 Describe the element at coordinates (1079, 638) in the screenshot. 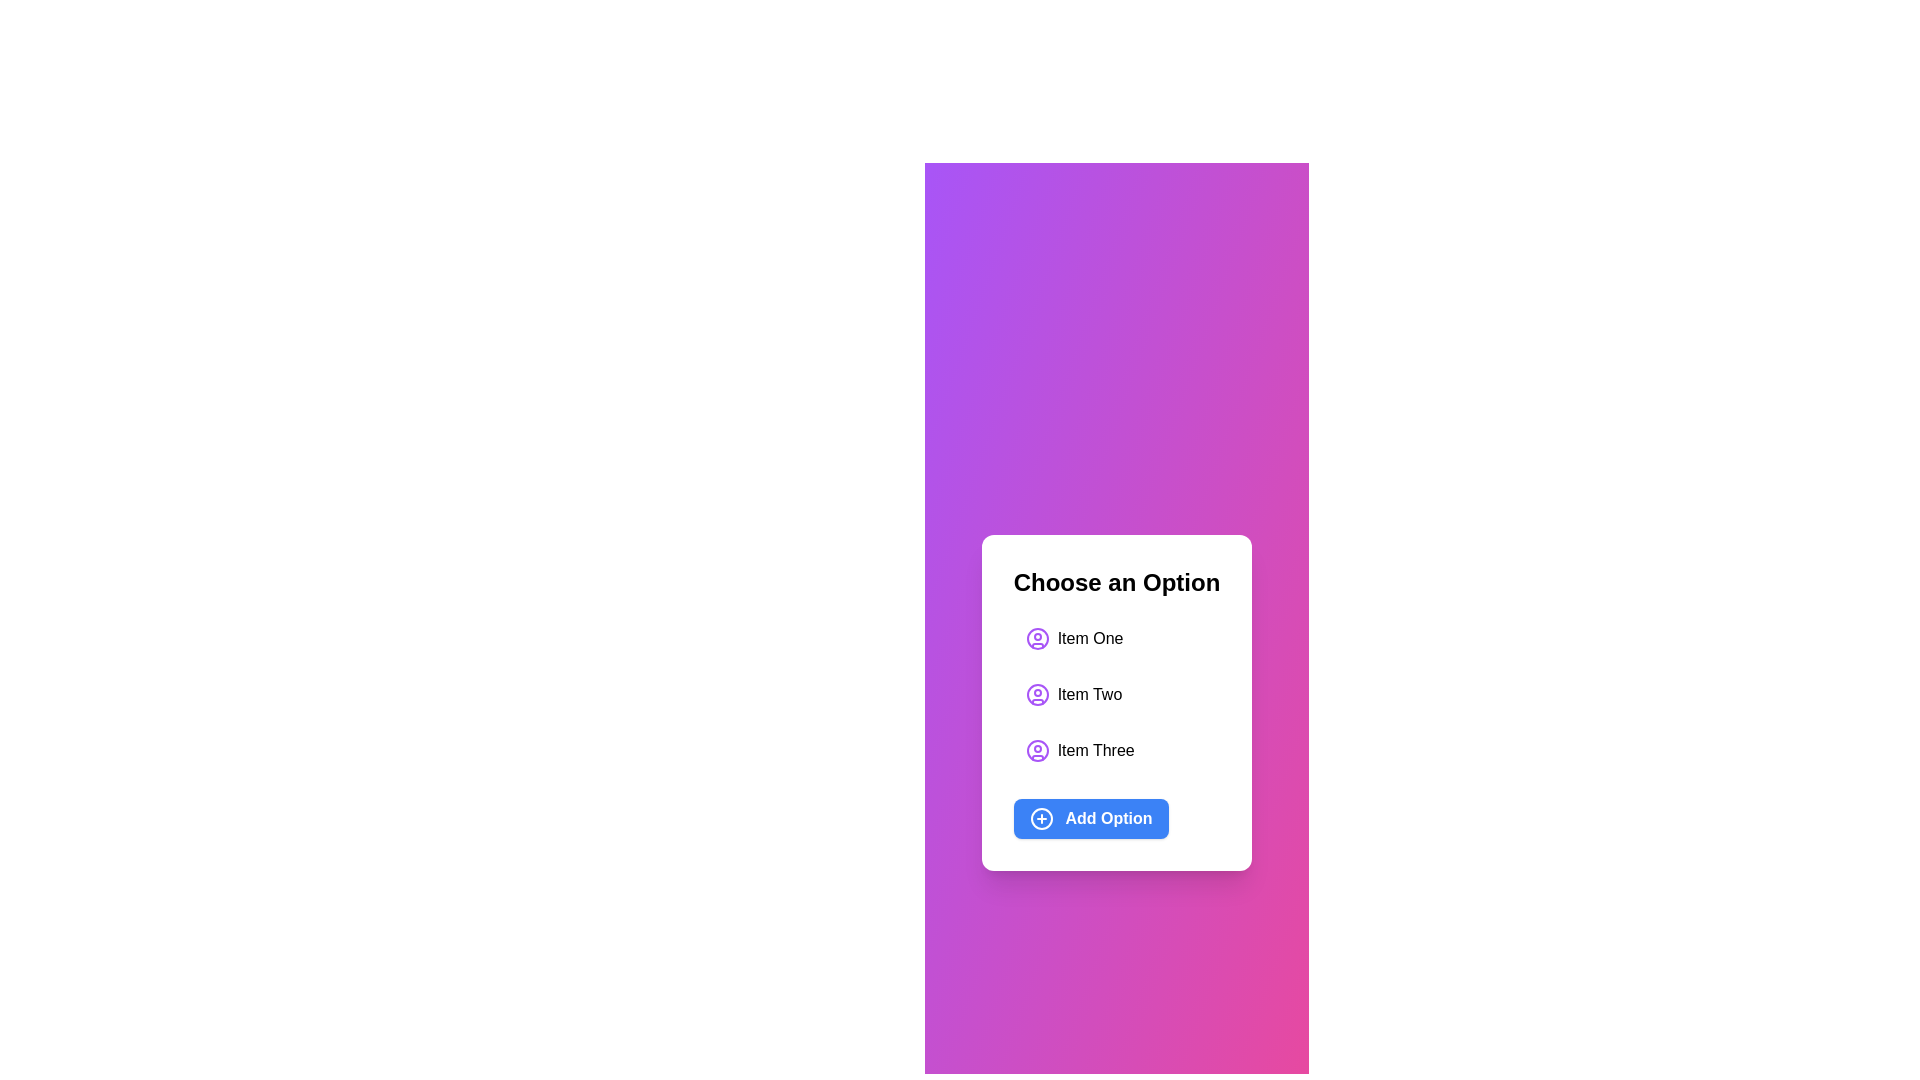

I see `the list item Item One to select it` at that location.